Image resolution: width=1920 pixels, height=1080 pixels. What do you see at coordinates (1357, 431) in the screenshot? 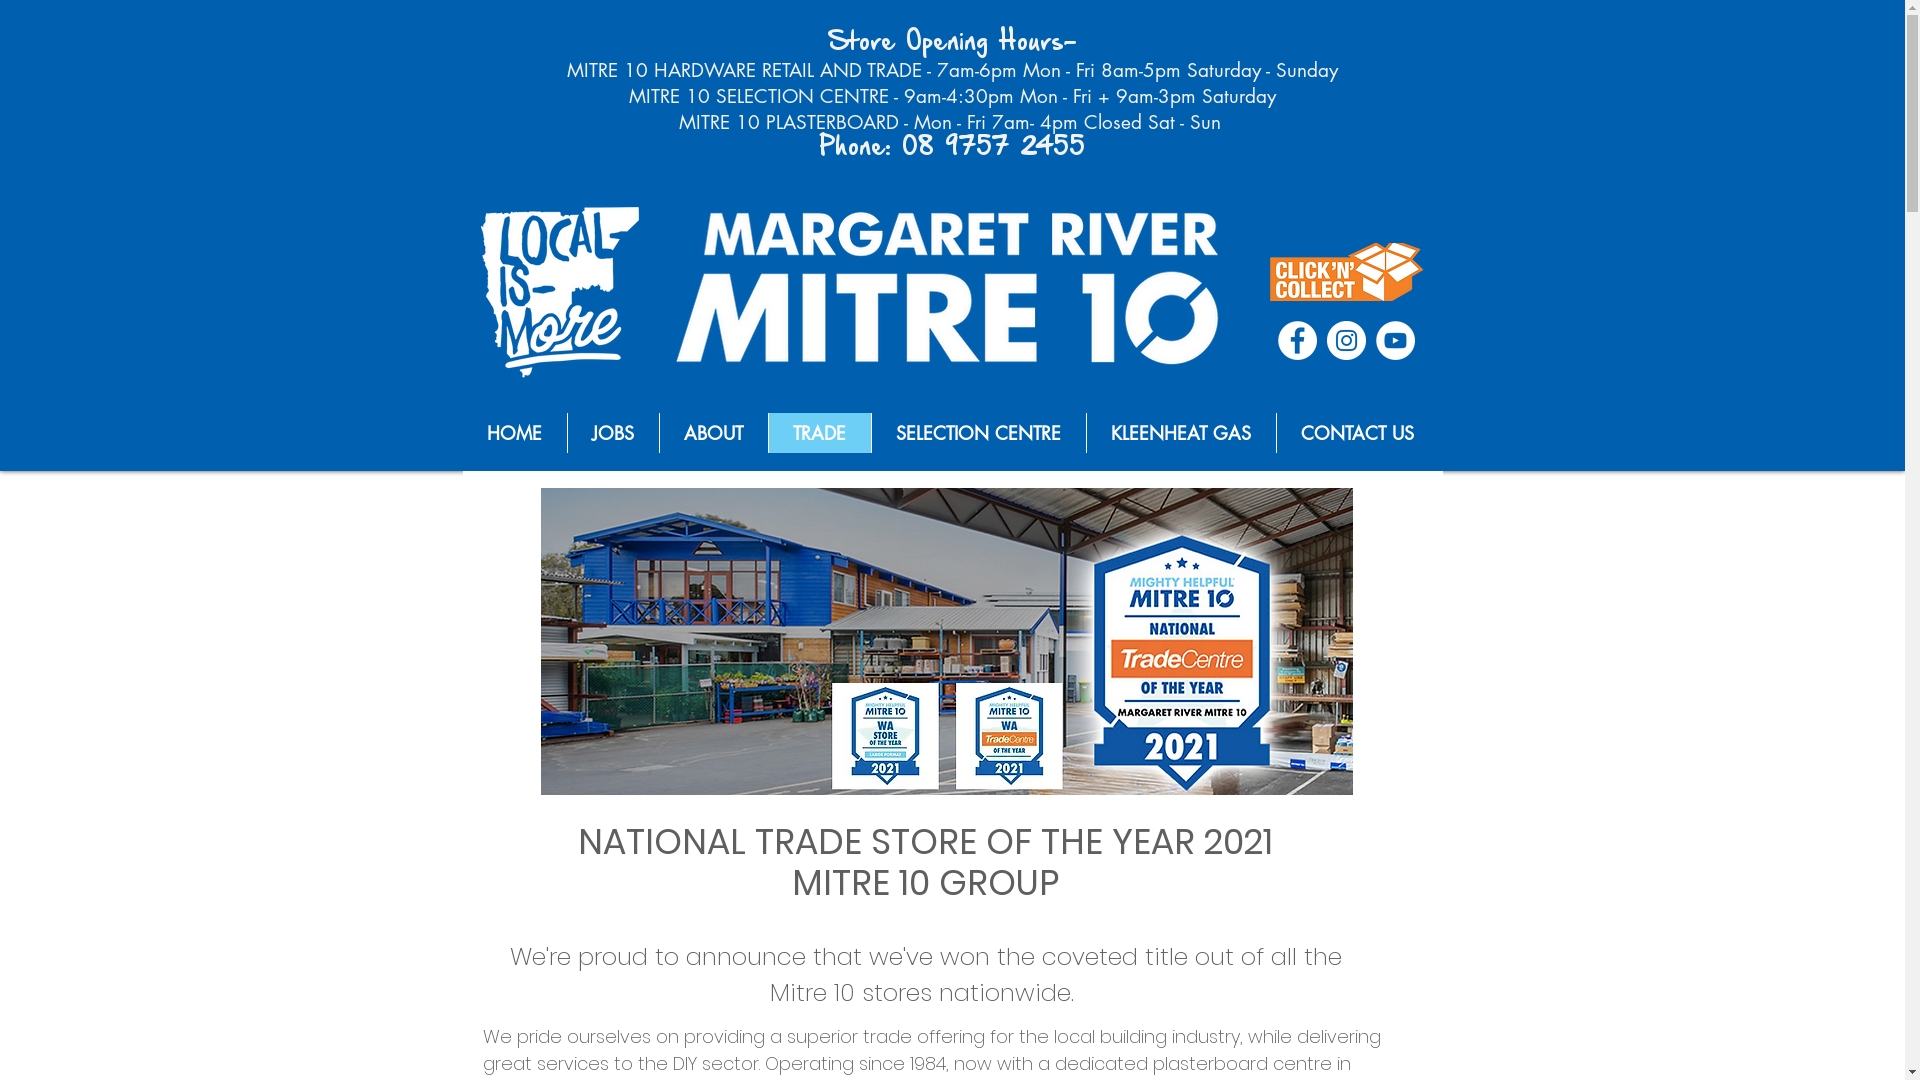
I see `'CONTACT US'` at bounding box center [1357, 431].